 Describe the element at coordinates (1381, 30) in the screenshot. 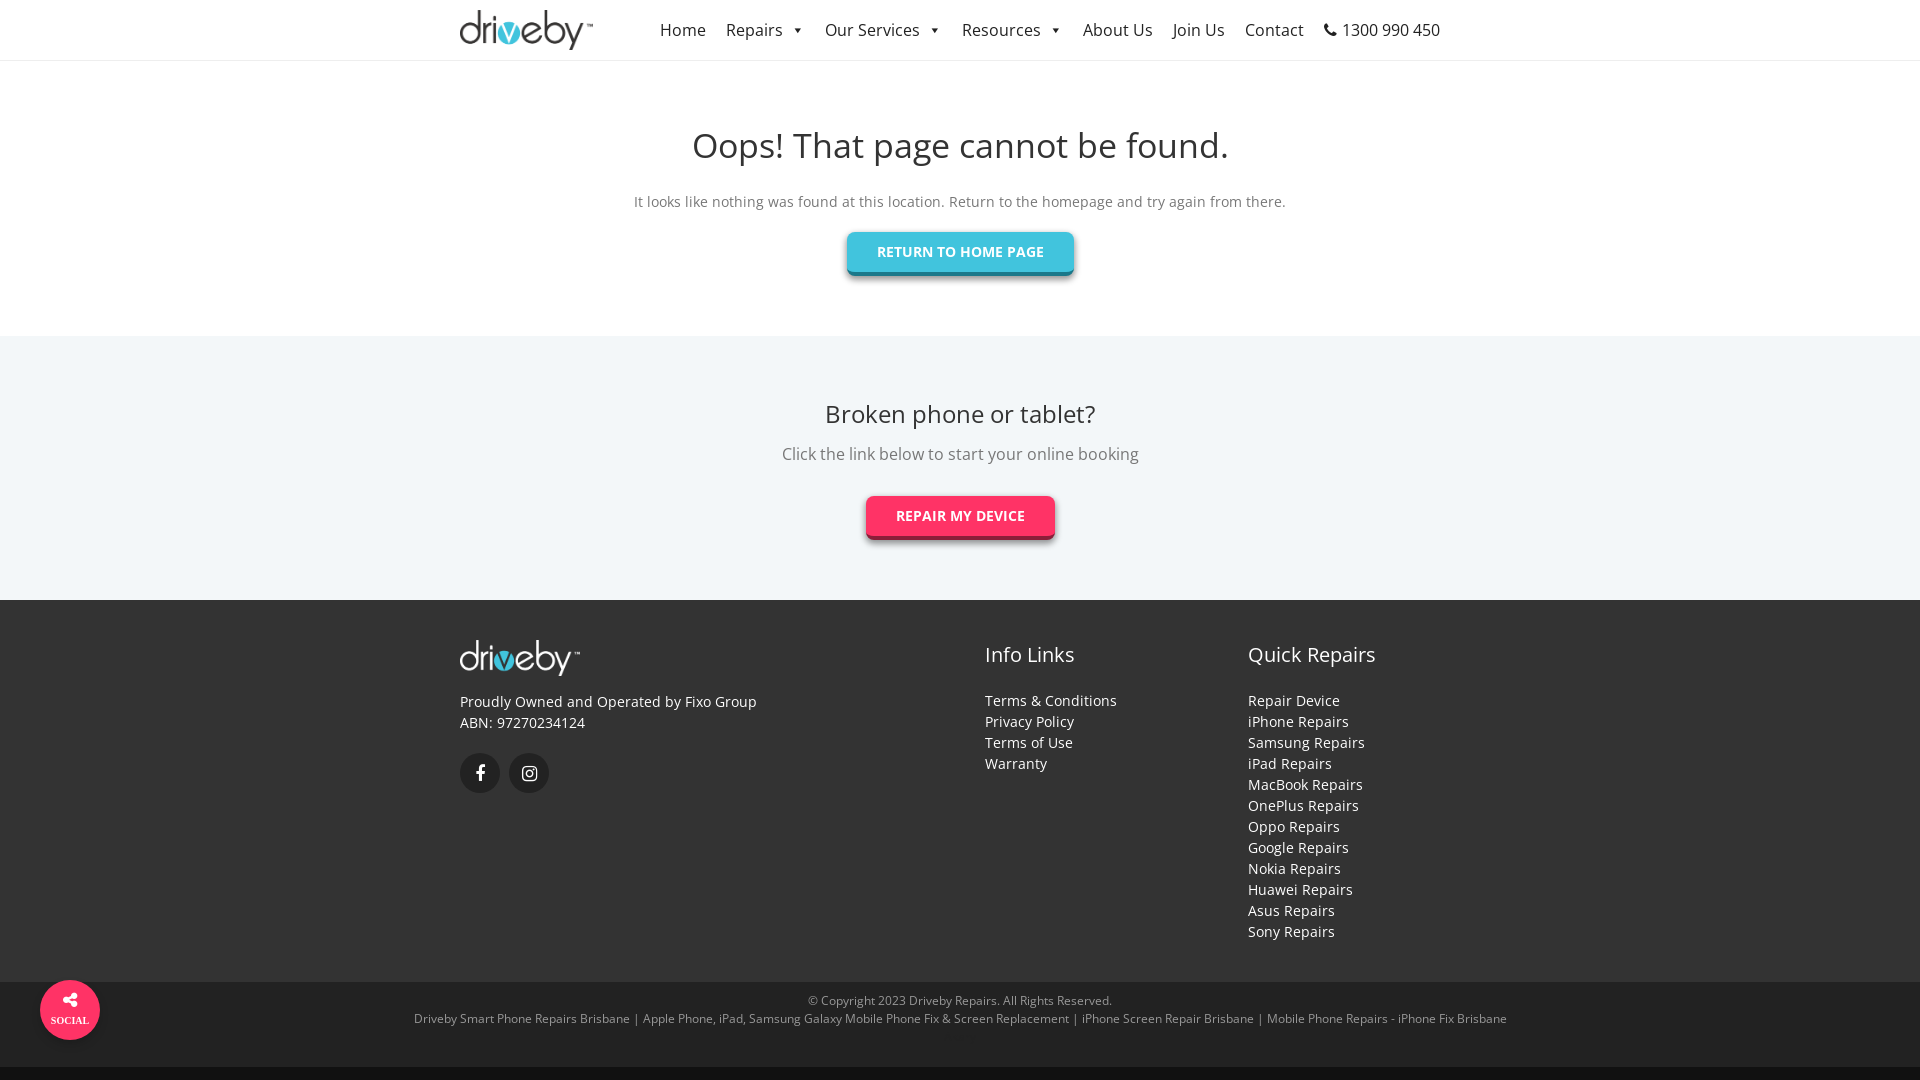

I see `'1300 990 450'` at that location.